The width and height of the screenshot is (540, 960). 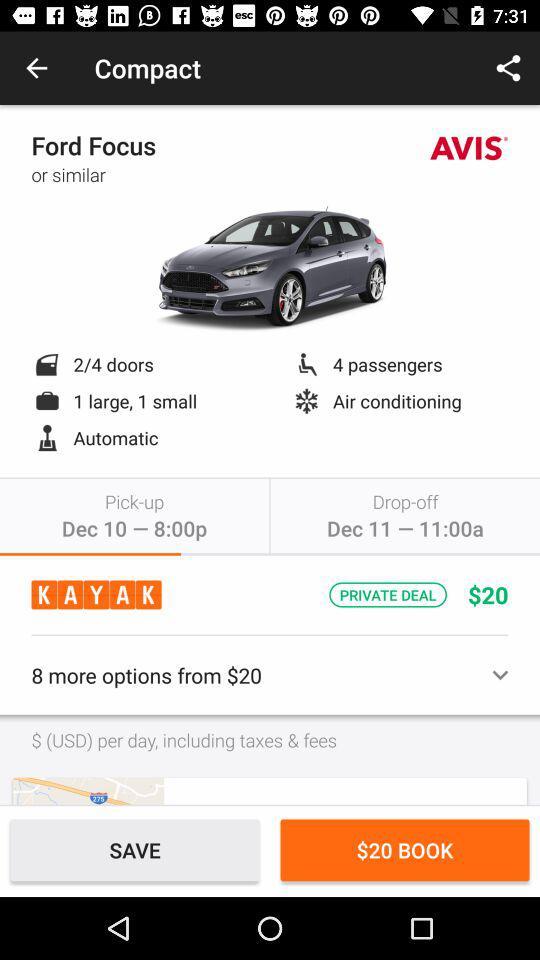 What do you see at coordinates (270, 675) in the screenshot?
I see `8 more options item` at bounding box center [270, 675].